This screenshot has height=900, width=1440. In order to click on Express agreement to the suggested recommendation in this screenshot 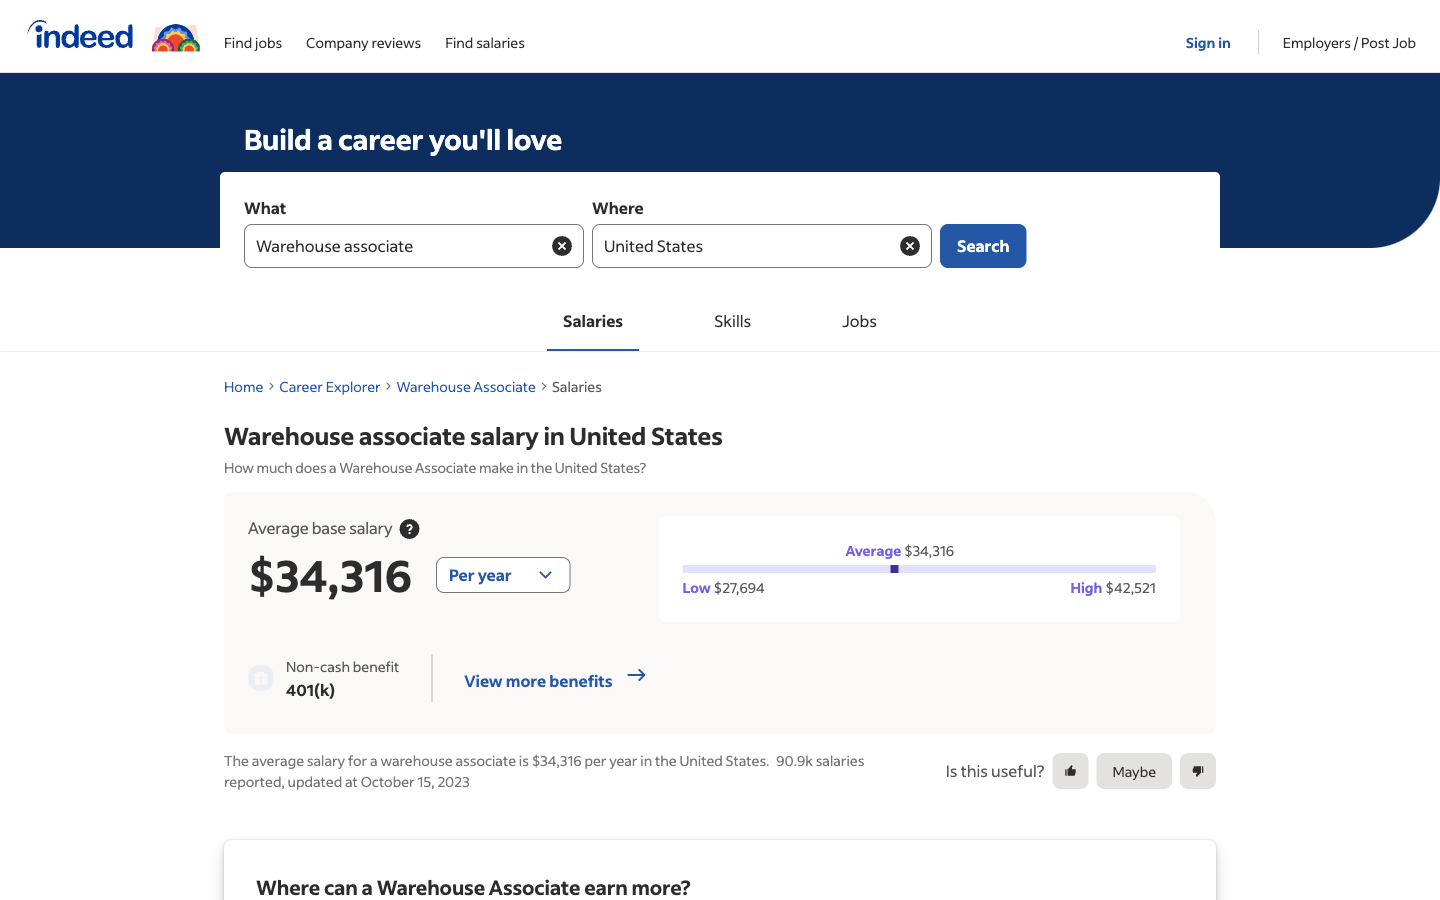, I will do `click(1070, 770)`.